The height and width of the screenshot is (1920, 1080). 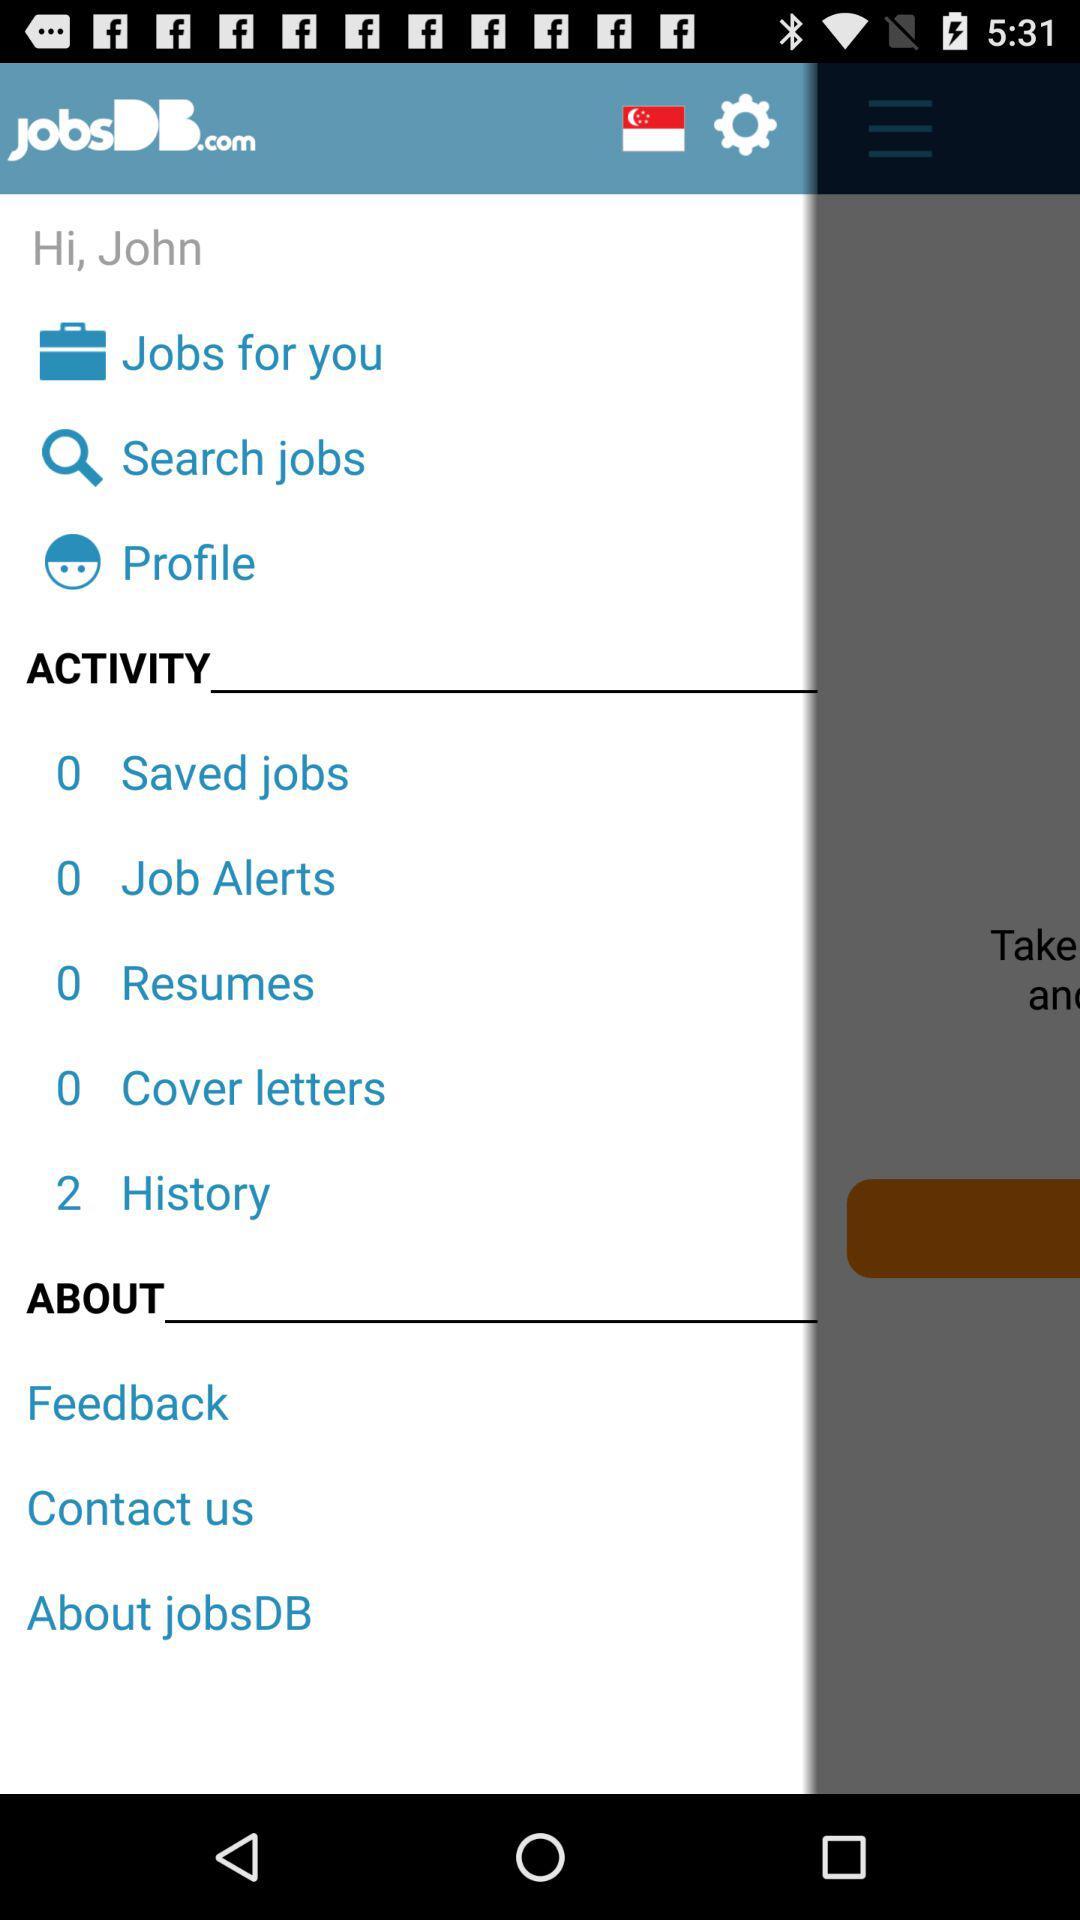 I want to click on the button next to settings icon, so click(x=889, y=128).